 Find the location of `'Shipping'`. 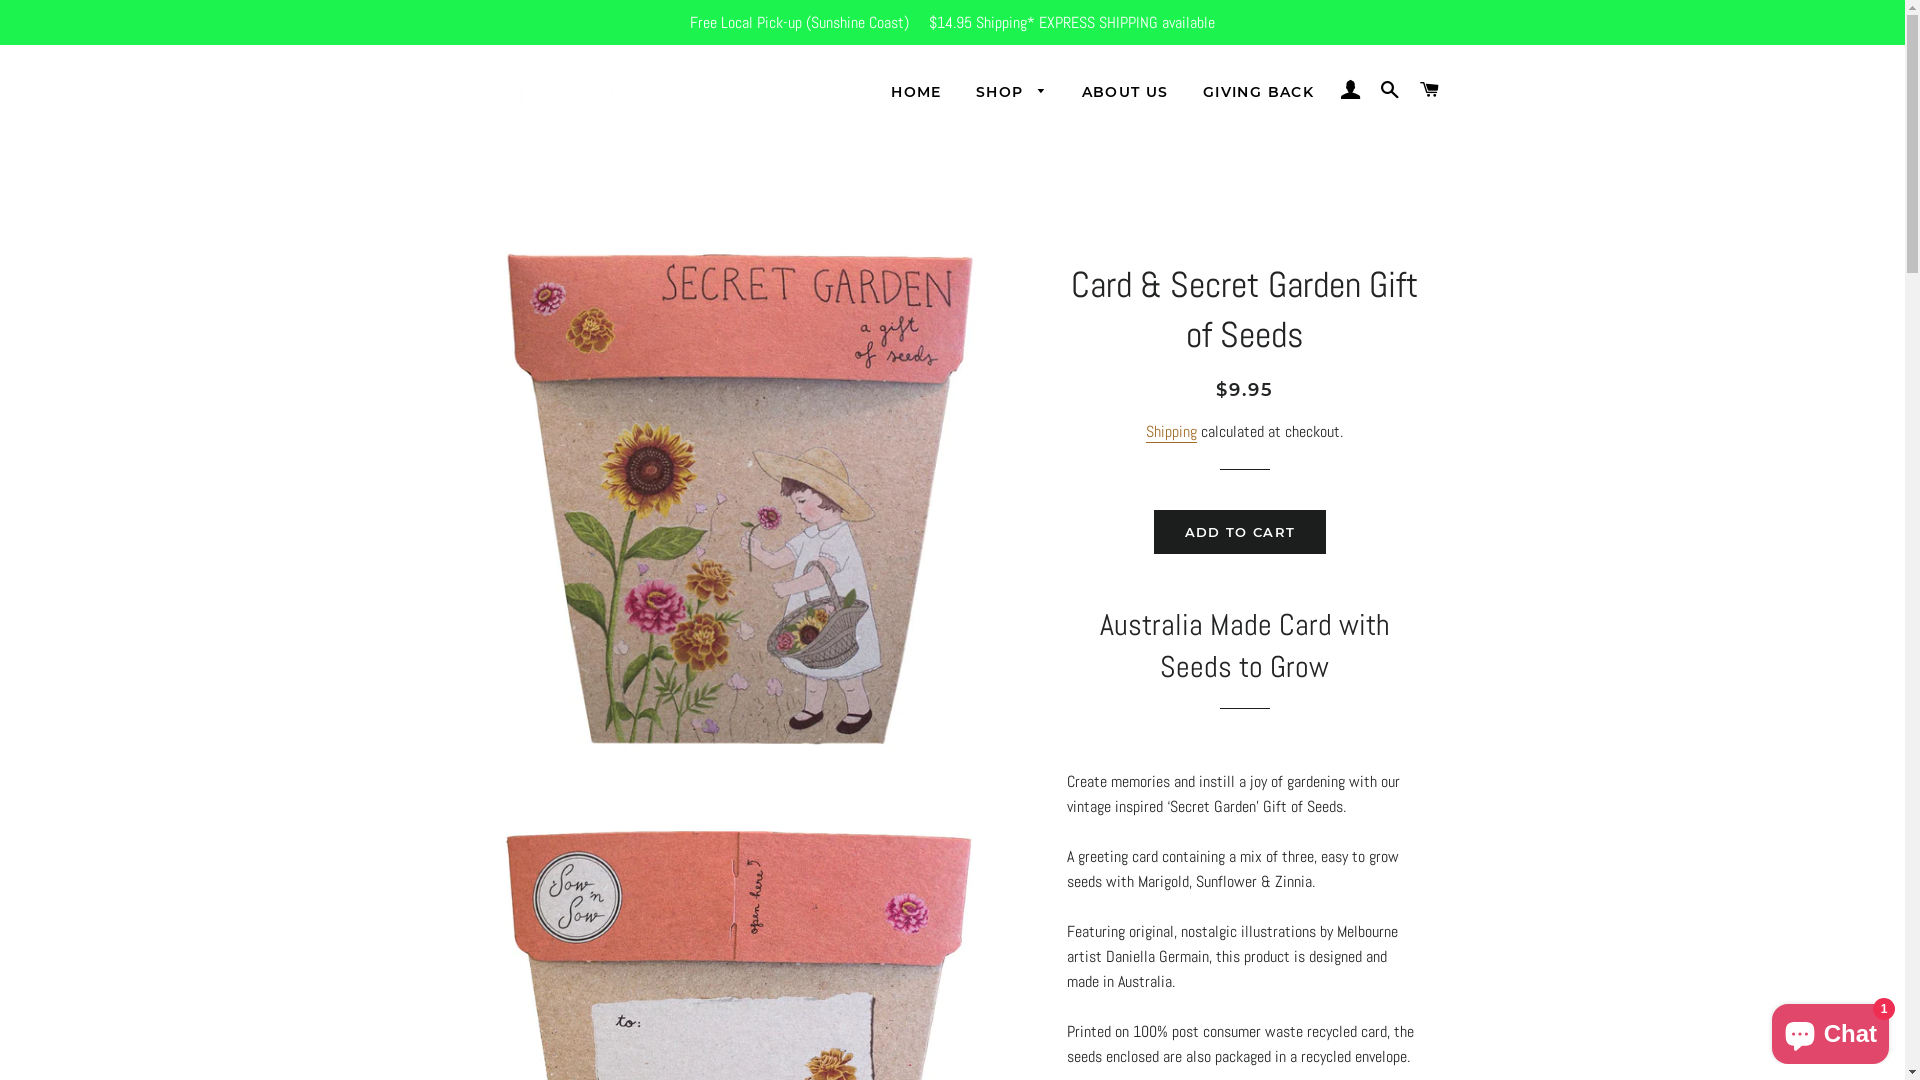

'Shipping' is located at coordinates (1171, 431).